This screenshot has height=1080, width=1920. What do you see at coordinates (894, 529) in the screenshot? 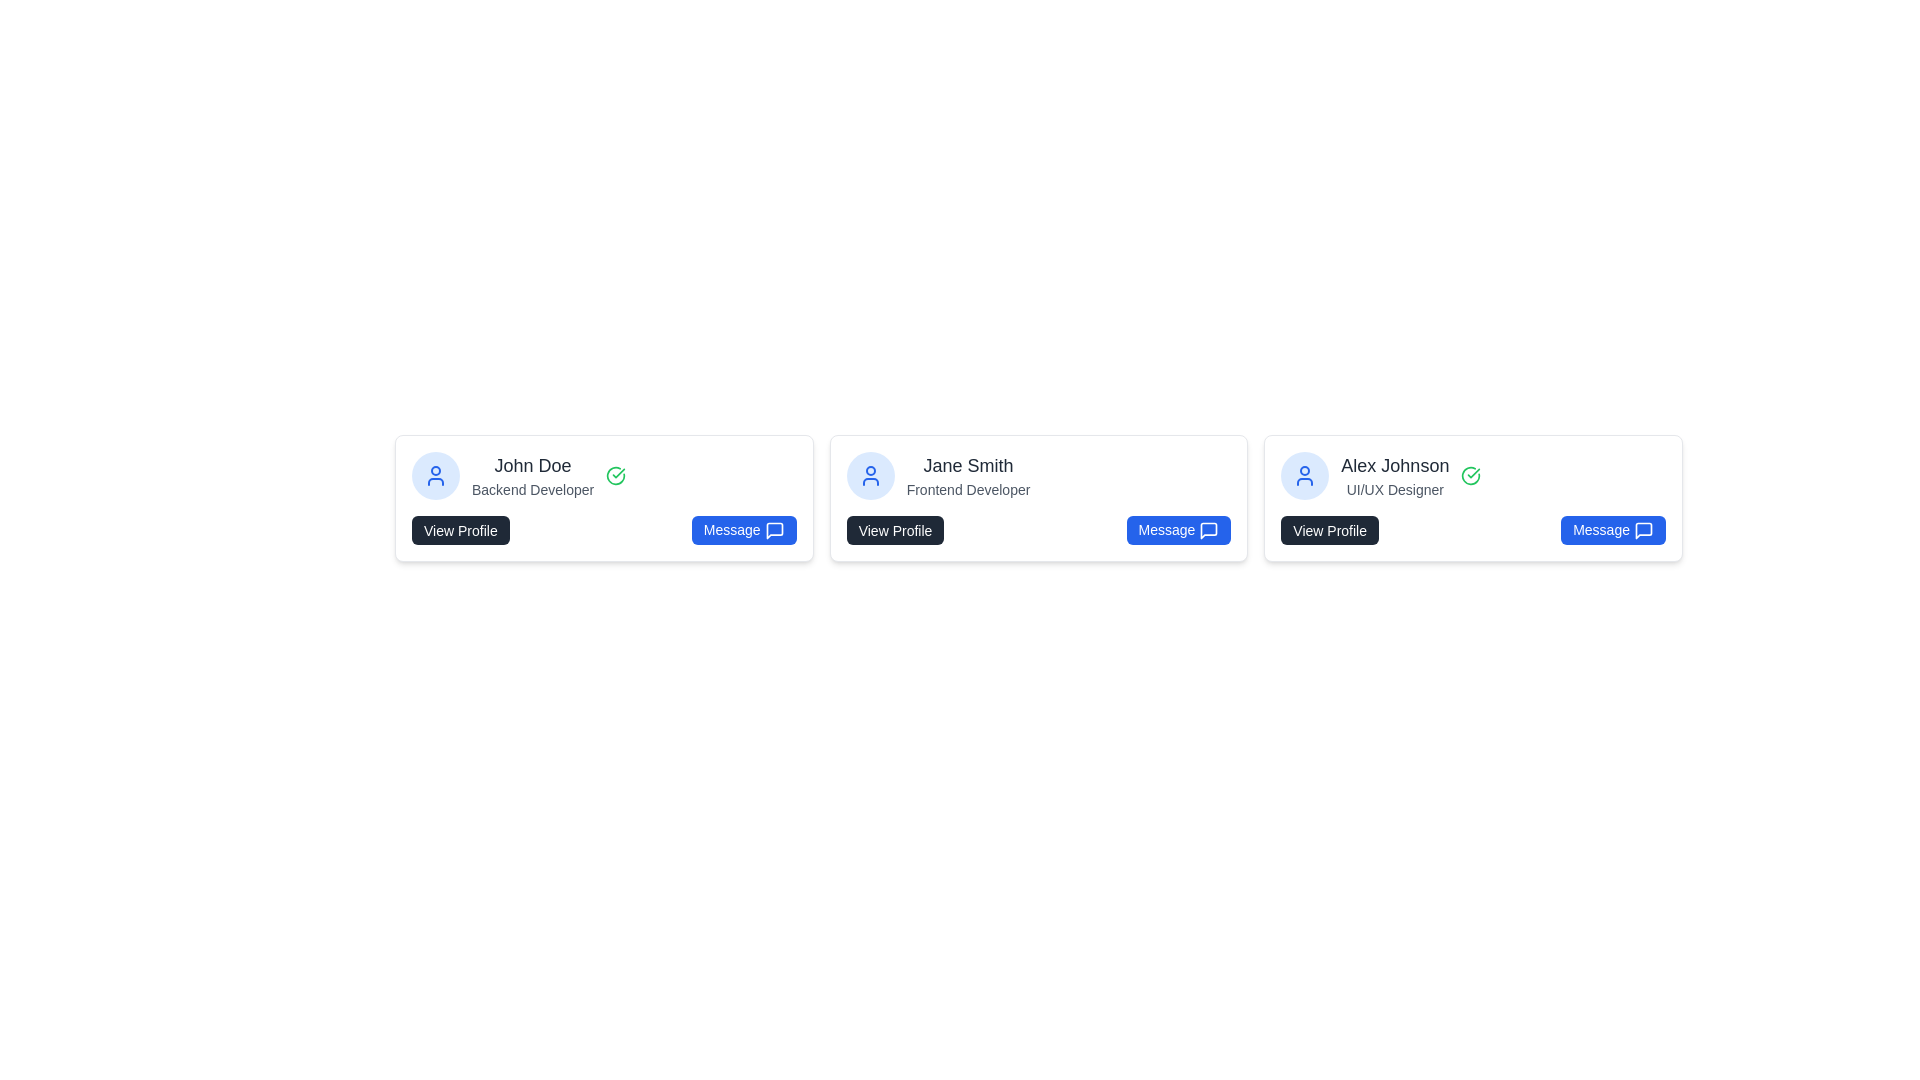
I see `the 'View Profile' button, which has a dark gray background and white text, to change its background color to black` at bounding box center [894, 529].